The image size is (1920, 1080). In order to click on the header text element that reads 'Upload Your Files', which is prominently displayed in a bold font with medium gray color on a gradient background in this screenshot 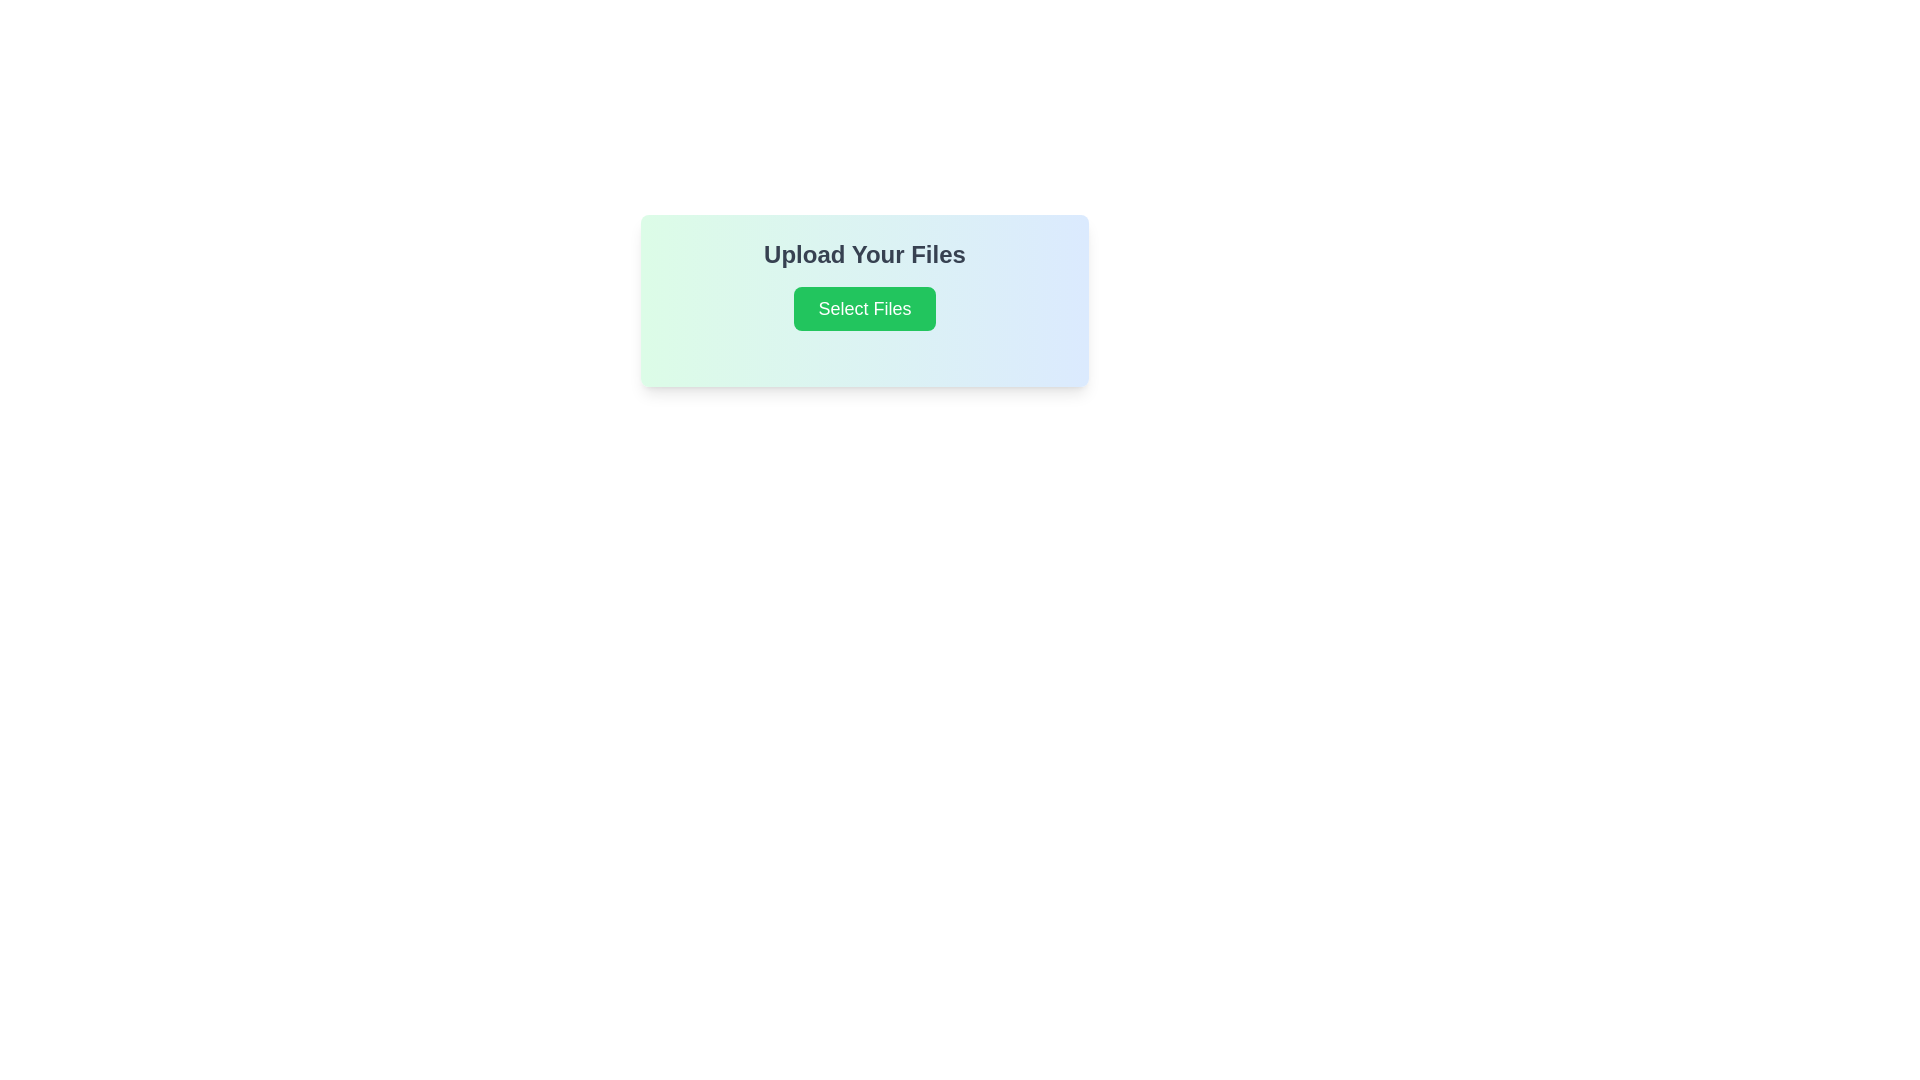, I will do `click(864, 253)`.